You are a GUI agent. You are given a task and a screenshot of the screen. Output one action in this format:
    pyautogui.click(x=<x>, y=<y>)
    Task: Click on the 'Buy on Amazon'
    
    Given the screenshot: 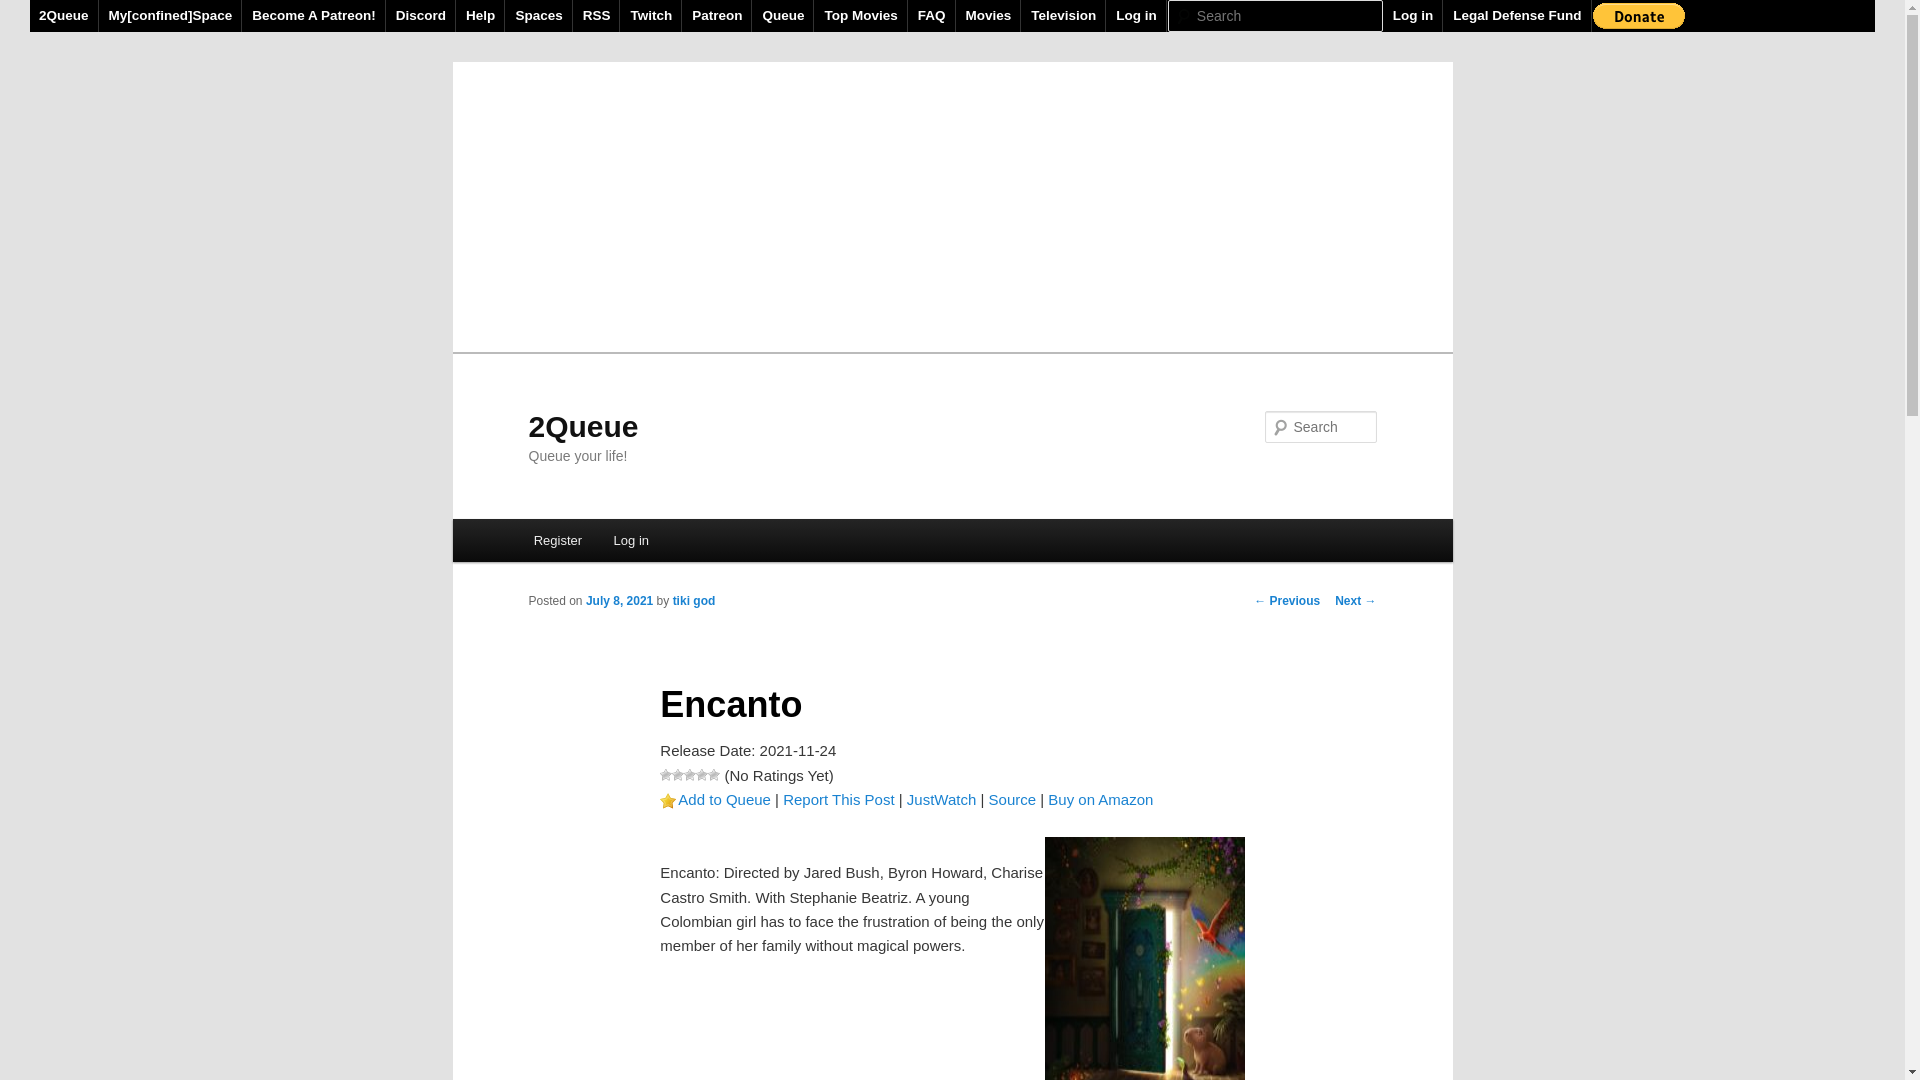 What is the action you would take?
    pyautogui.click(x=1099, y=798)
    